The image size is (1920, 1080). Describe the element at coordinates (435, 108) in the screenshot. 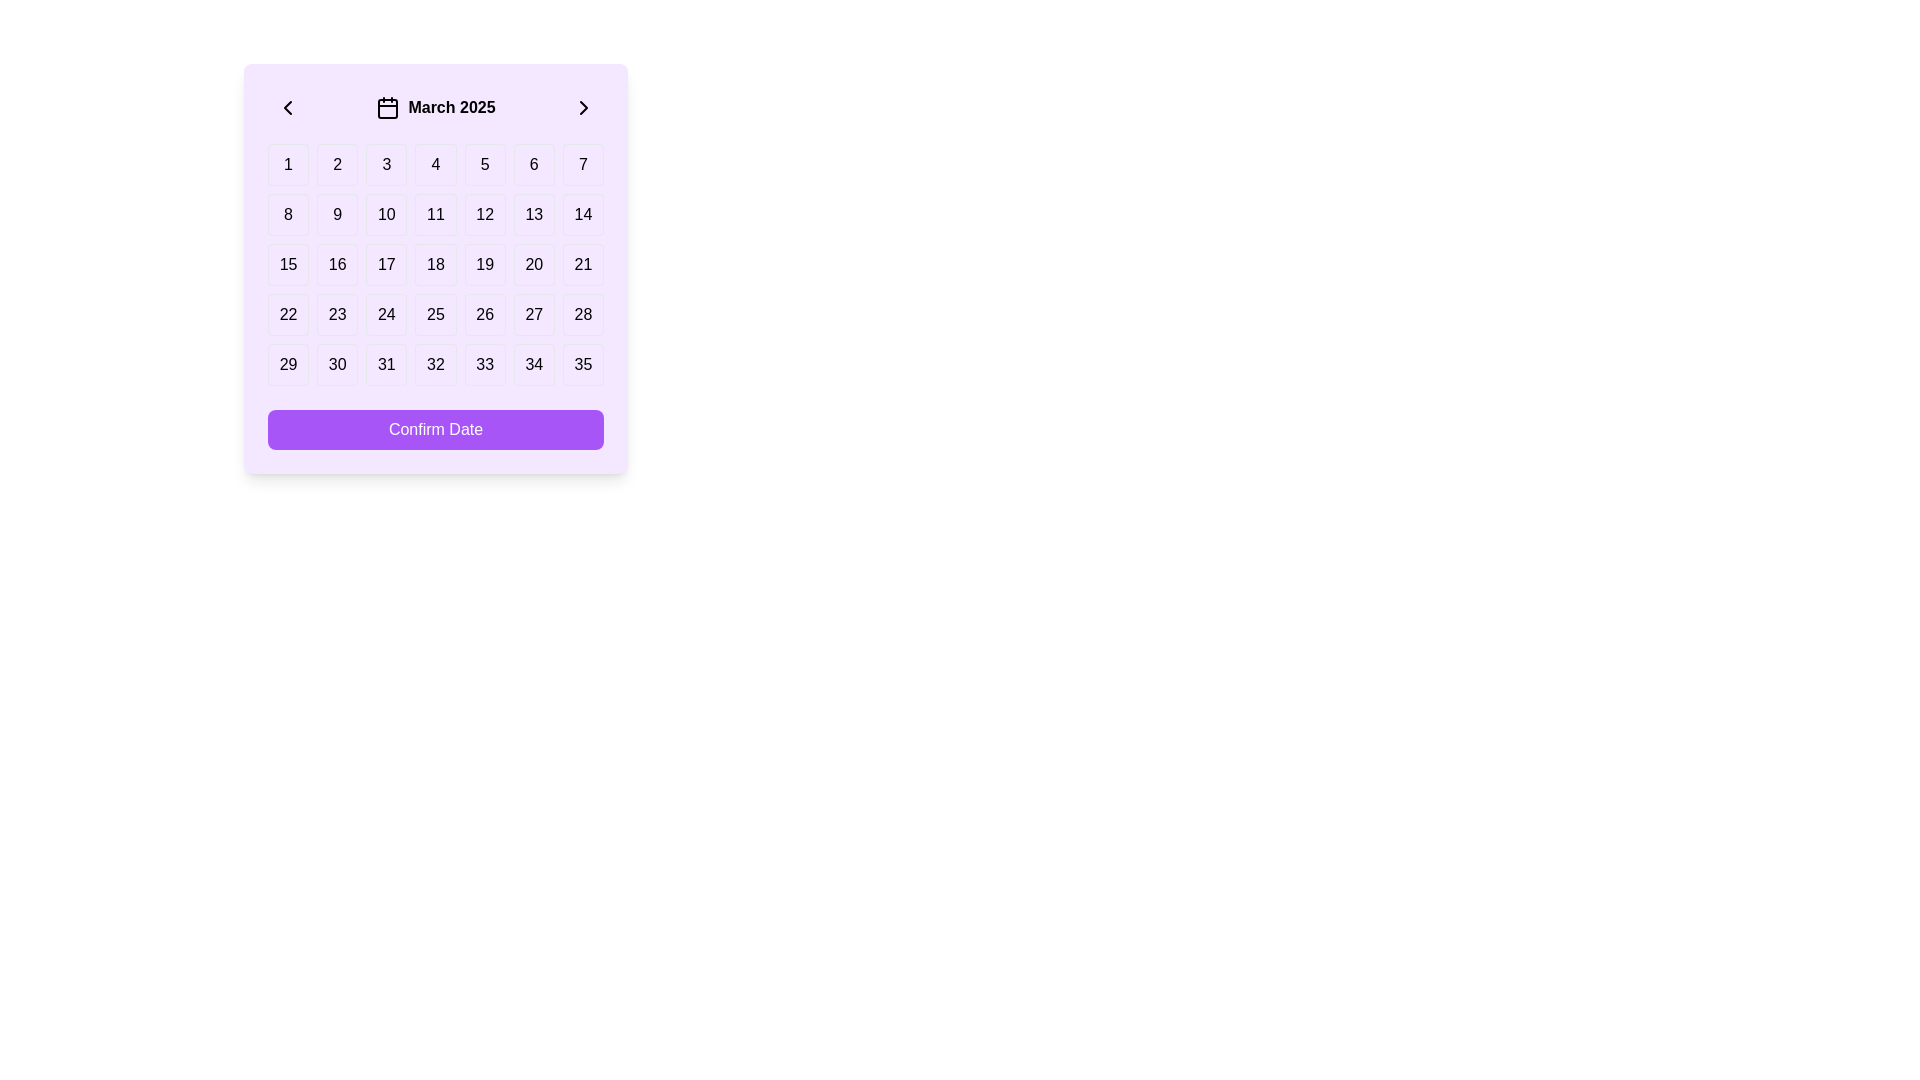

I see `the text element that displays the currently selected month and year in the calendar view, located at the top horizontal row of the date picker interface` at that location.